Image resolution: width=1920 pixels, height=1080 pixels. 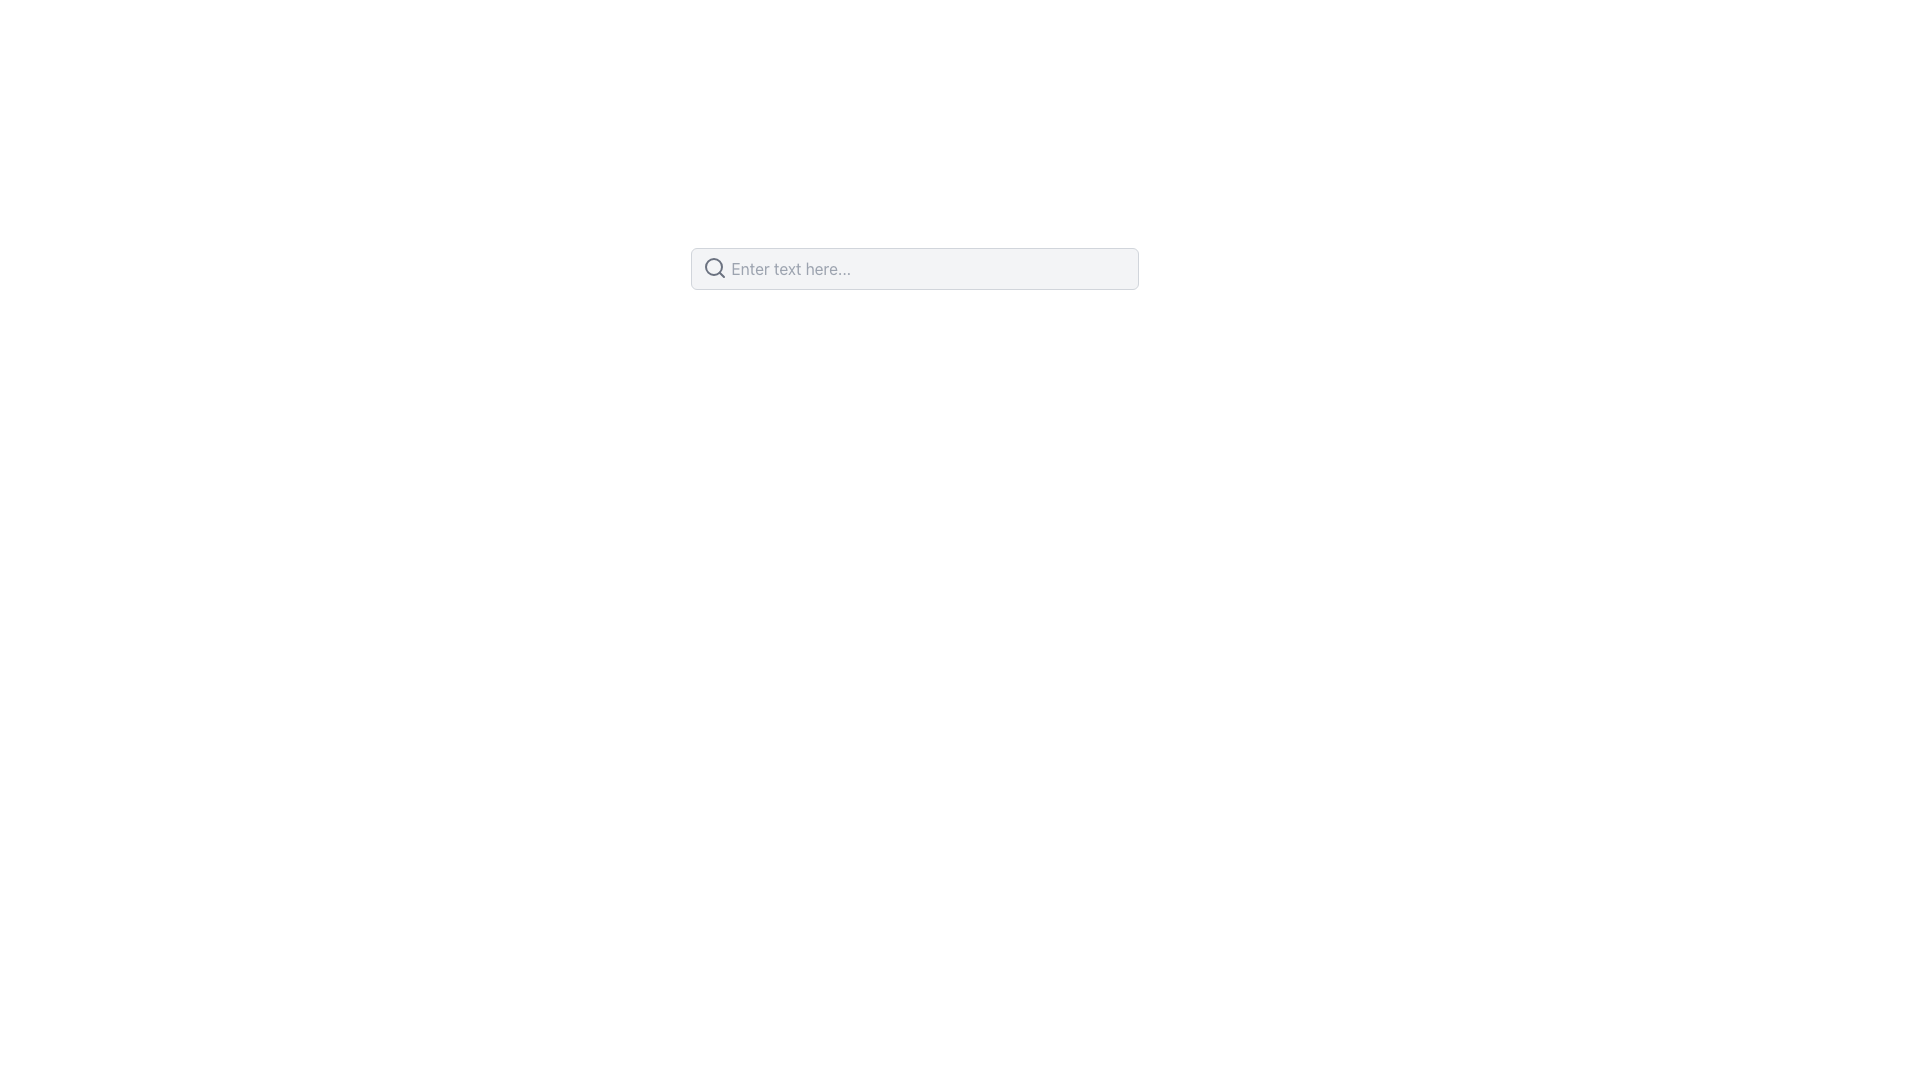 I want to click on the hollow circular component of the magnifying glass icon, which is part of the SVG element located to the left of the text input field labeled 'Enter text here...', so click(x=713, y=265).